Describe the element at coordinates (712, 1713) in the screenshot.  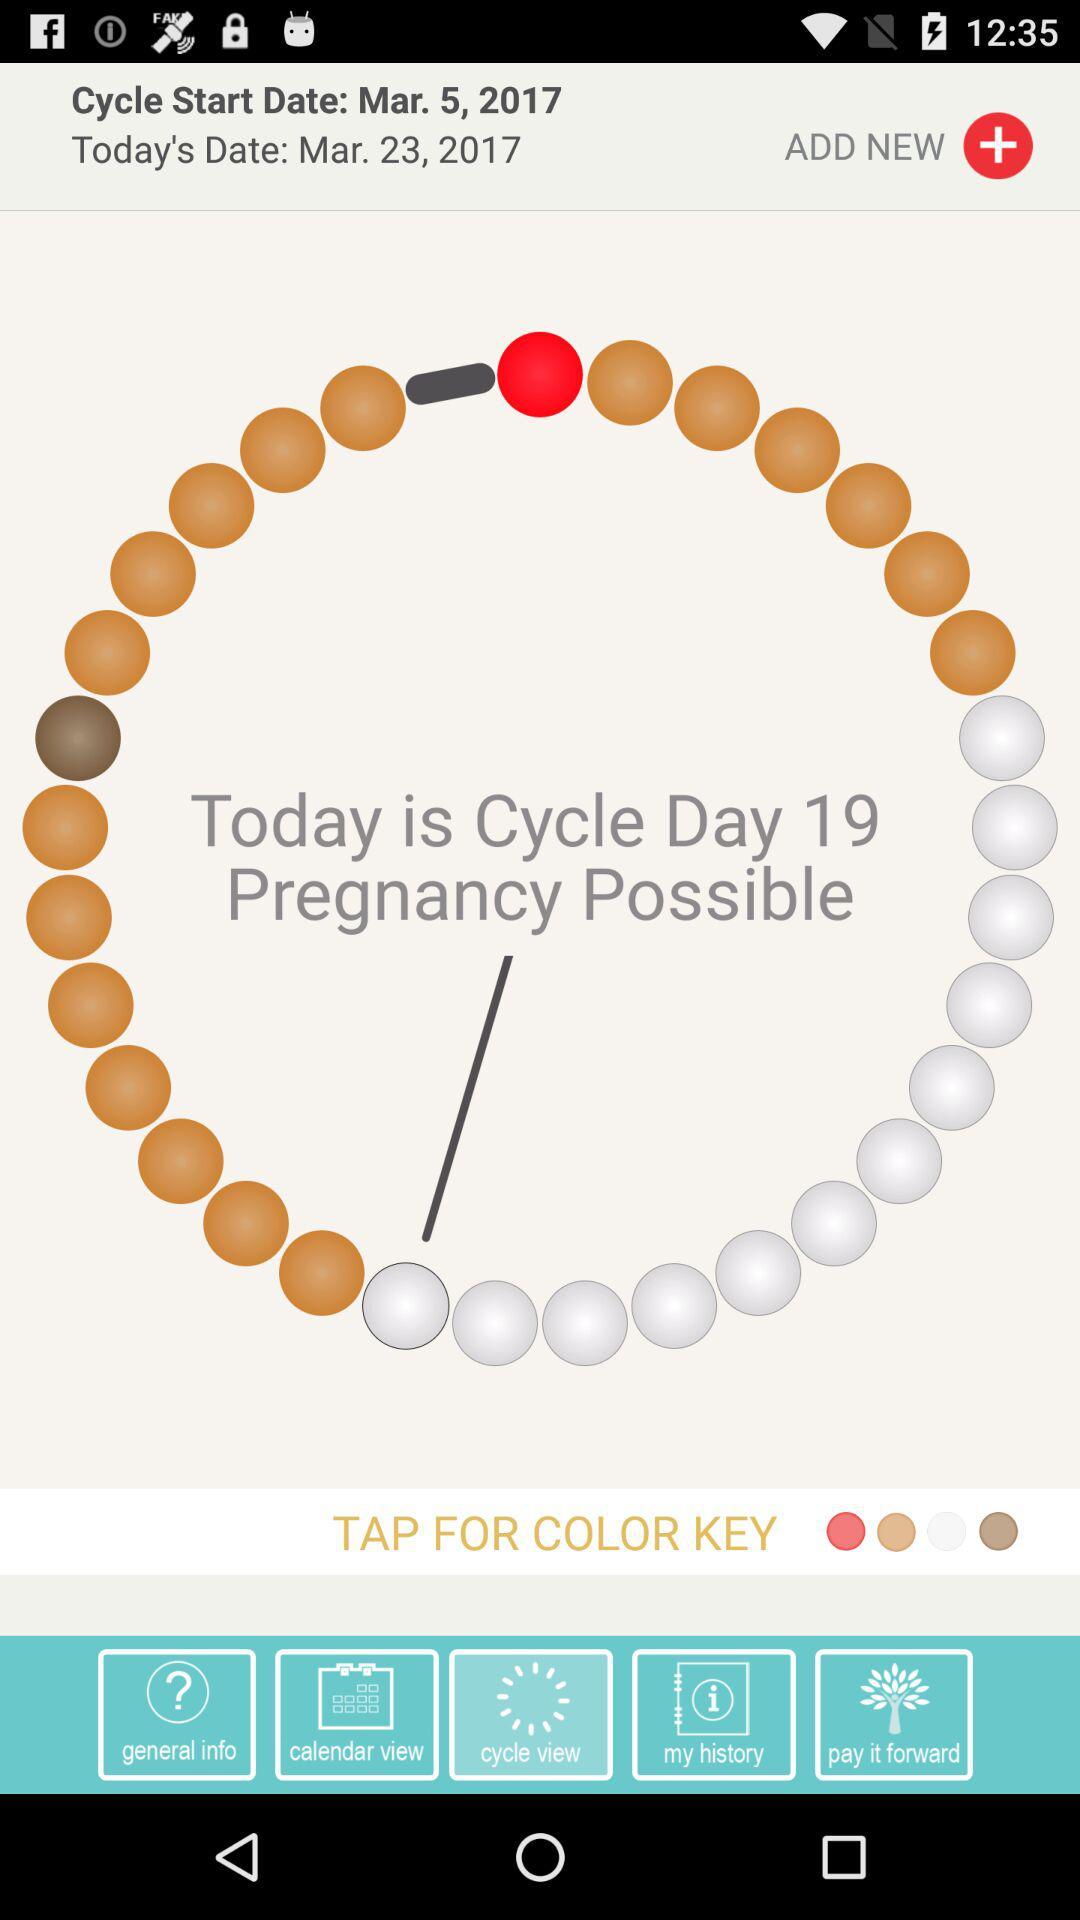
I see `the app to the left of` at that location.